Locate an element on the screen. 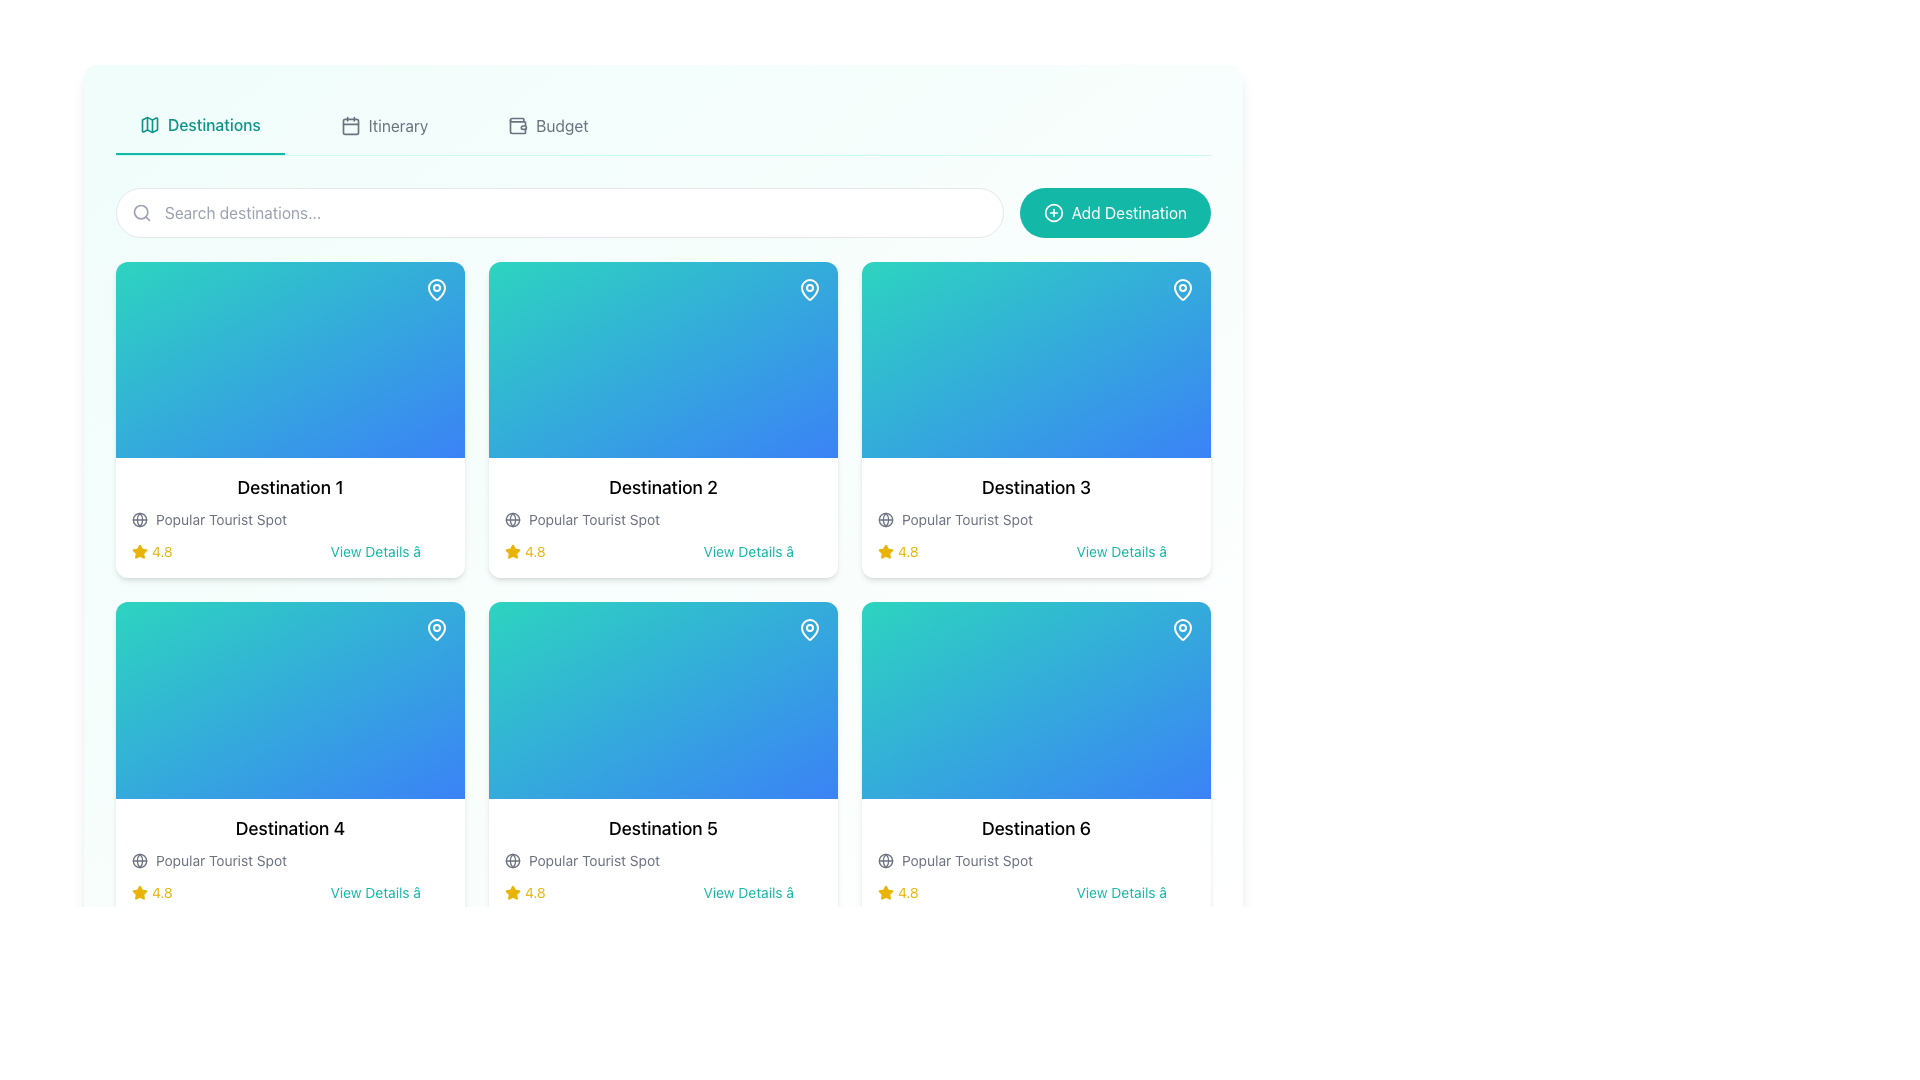 This screenshot has width=1920, height=1080. the text label that categorizes the destination within the card labeled 'Destination 1', positioned at the bottom section and aligned with the icon and rating text is located at coordinates (221, 519).